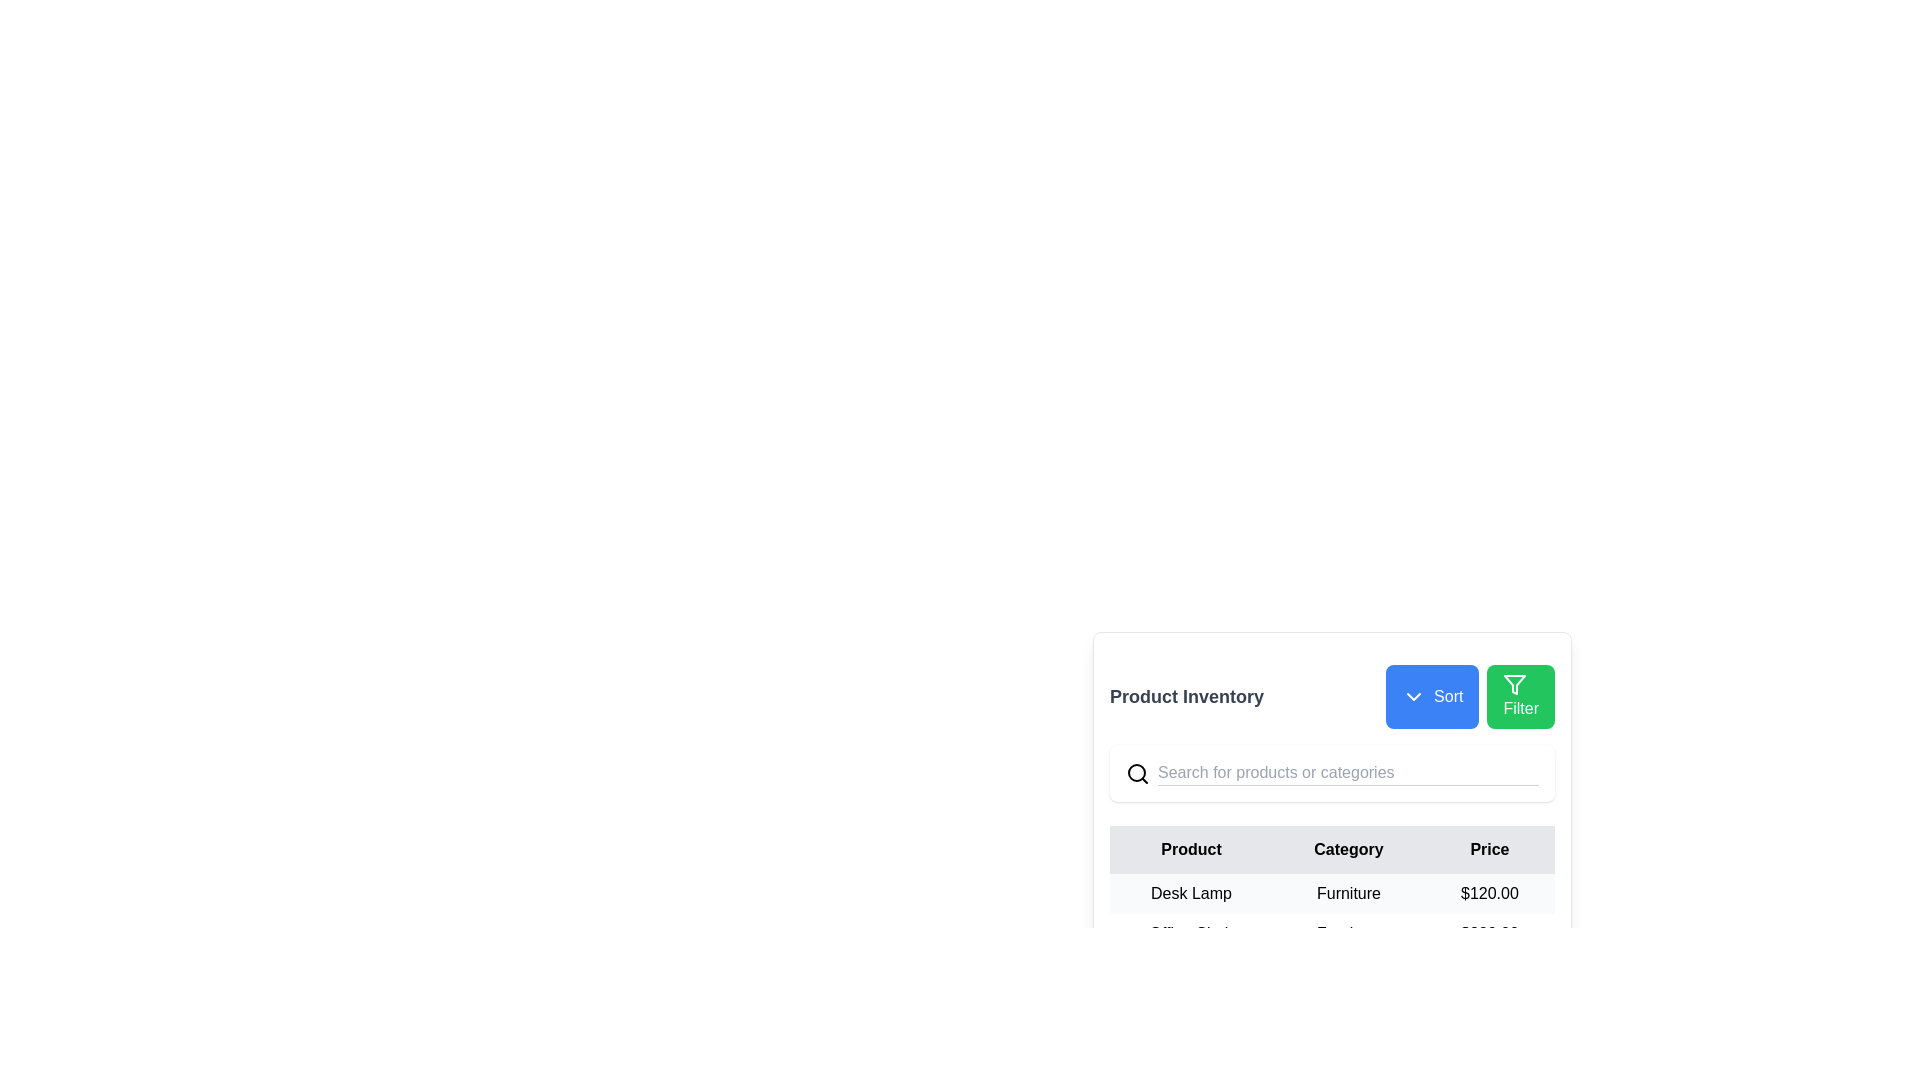 Image resolution: width=1920 pixels, height=1080 pixels. Describe the element at coordinates (1515, 684) in the screenshot. I see `the filter icon button resembling a funnel, located on the right side of the toolbar above the 'Product Inventory' table` at that location.